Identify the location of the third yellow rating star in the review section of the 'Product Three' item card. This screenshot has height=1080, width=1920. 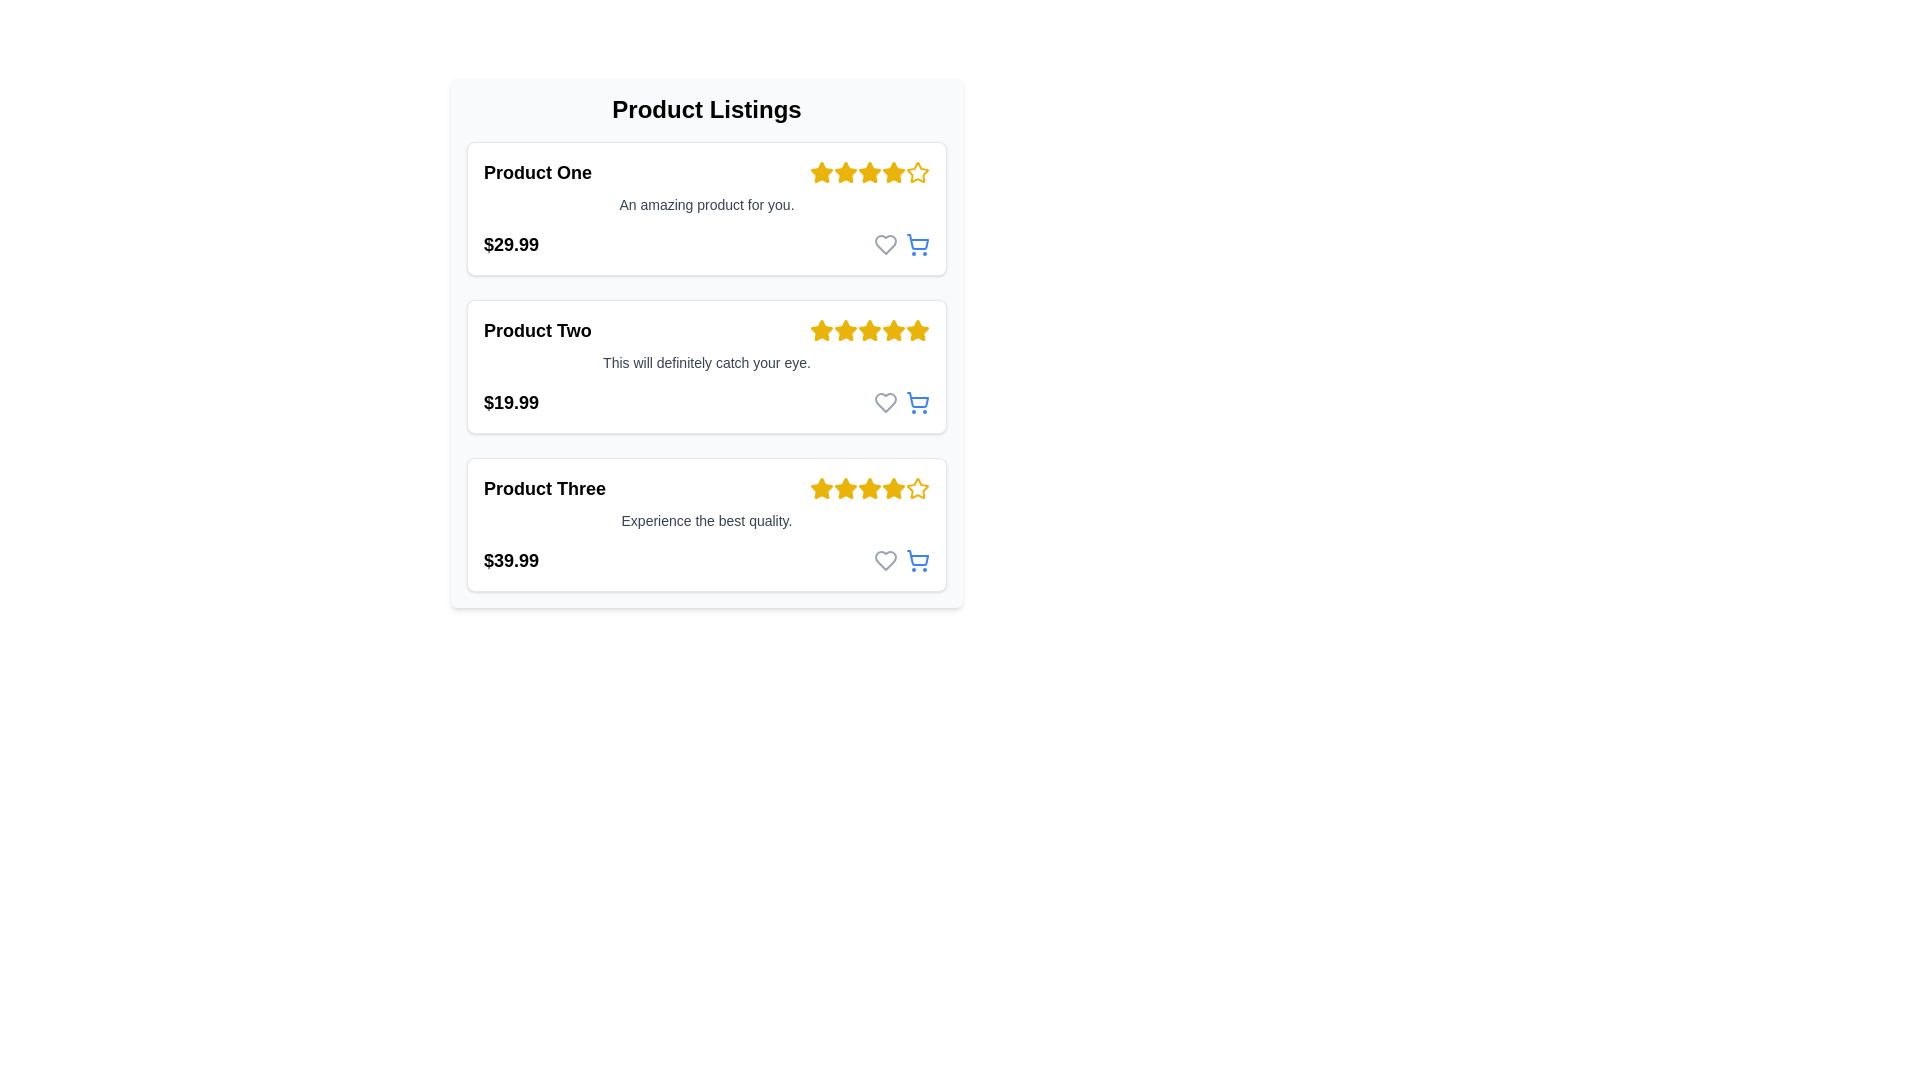
(845, 488).